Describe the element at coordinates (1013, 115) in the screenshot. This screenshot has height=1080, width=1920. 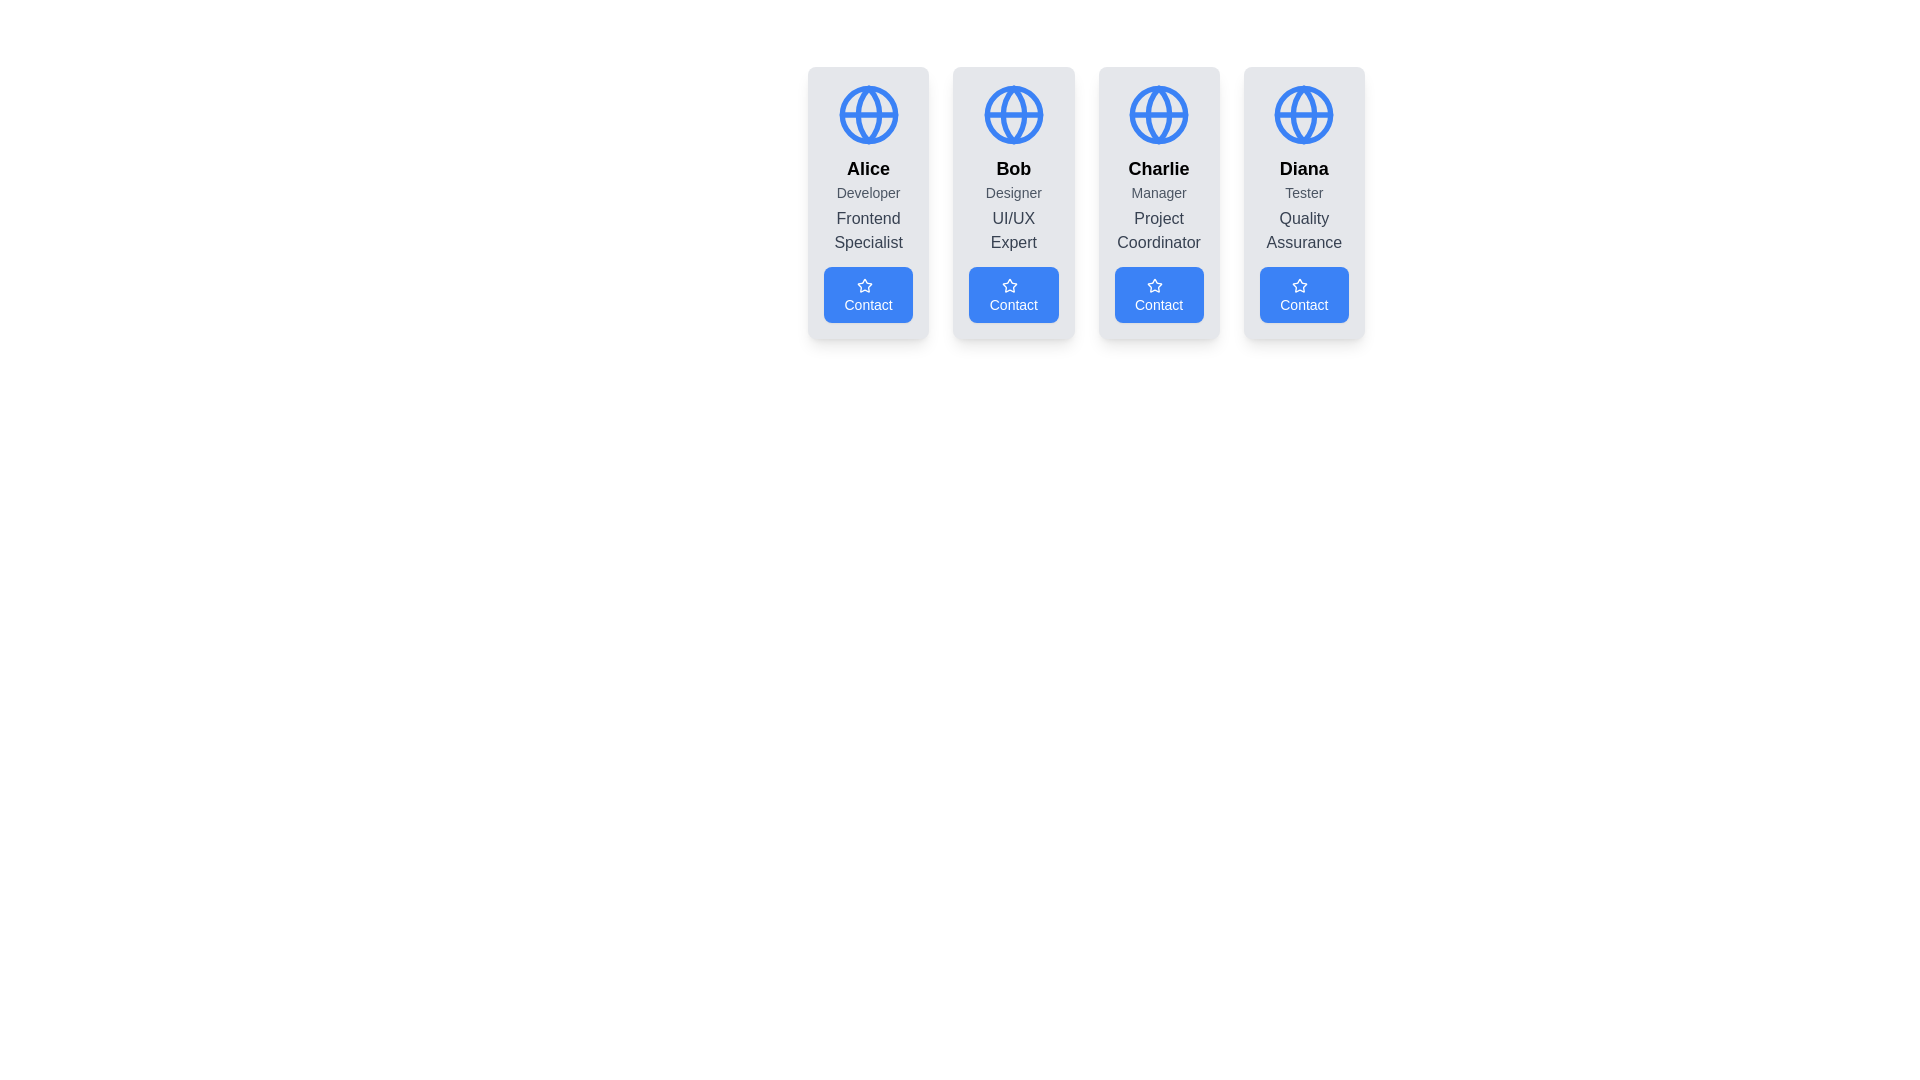
I see `the globe icon located at the top of the second card titled 'Bob', which visually represents global expertise` at that location.